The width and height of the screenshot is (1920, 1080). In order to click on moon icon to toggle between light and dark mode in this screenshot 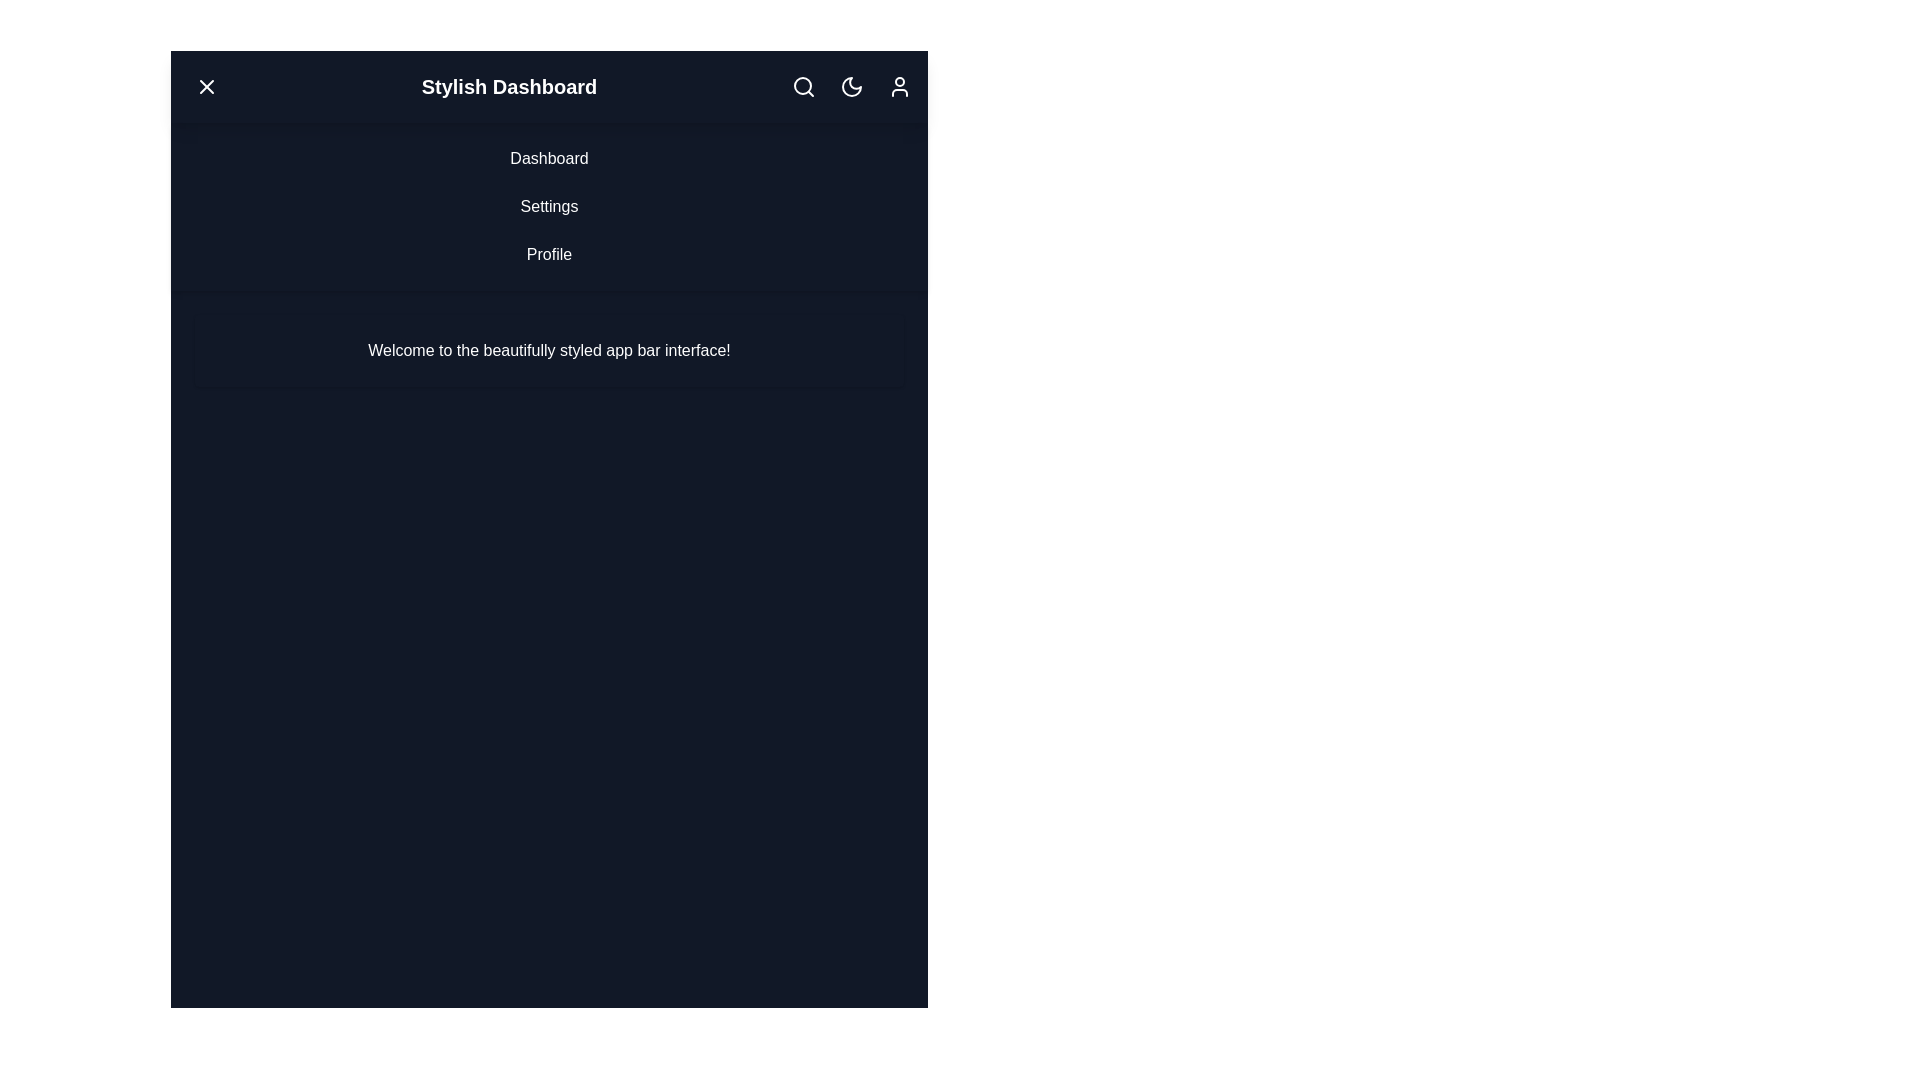, I will do `click(851, 86)`.